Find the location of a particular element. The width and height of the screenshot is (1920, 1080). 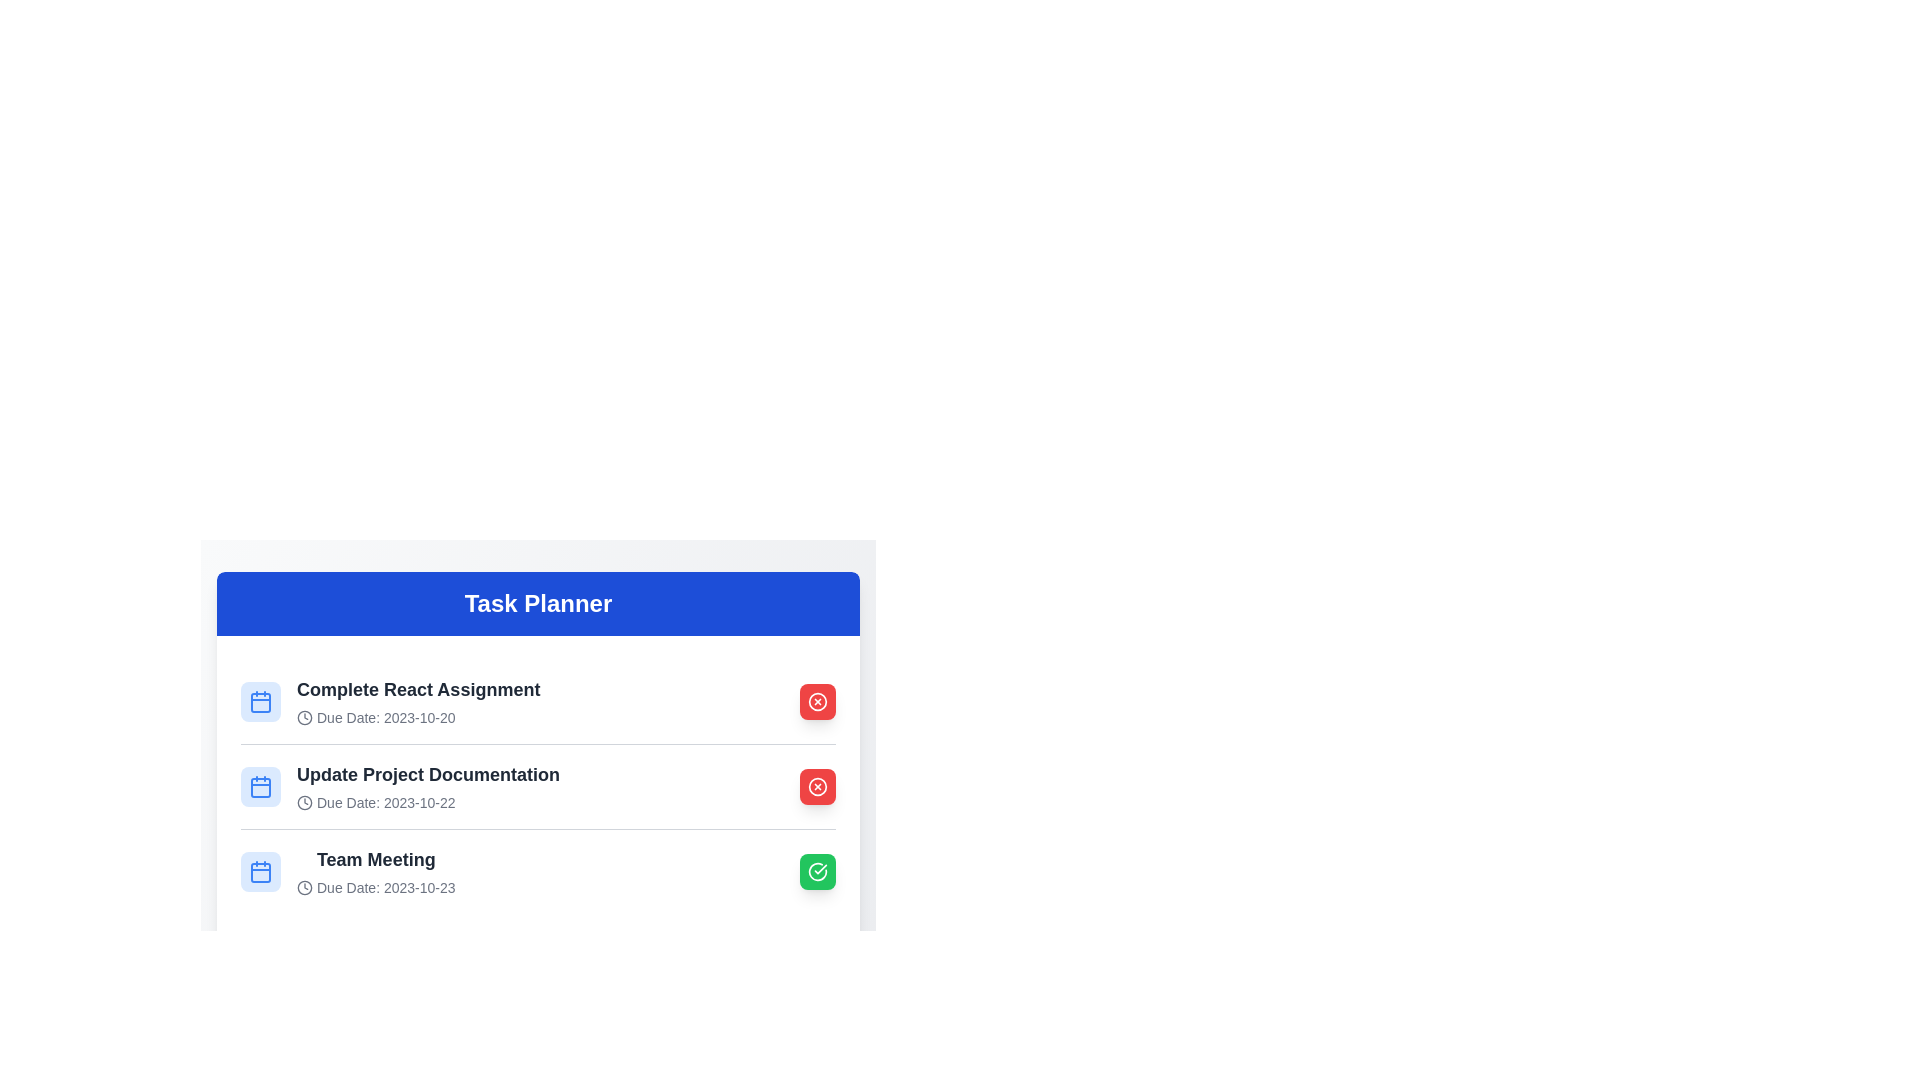

the Header text label that summarizes the task's name, located above the 'Due Date: 2023-10-22' text and aligned with a calendar icon is located at coordinates (427, 774).